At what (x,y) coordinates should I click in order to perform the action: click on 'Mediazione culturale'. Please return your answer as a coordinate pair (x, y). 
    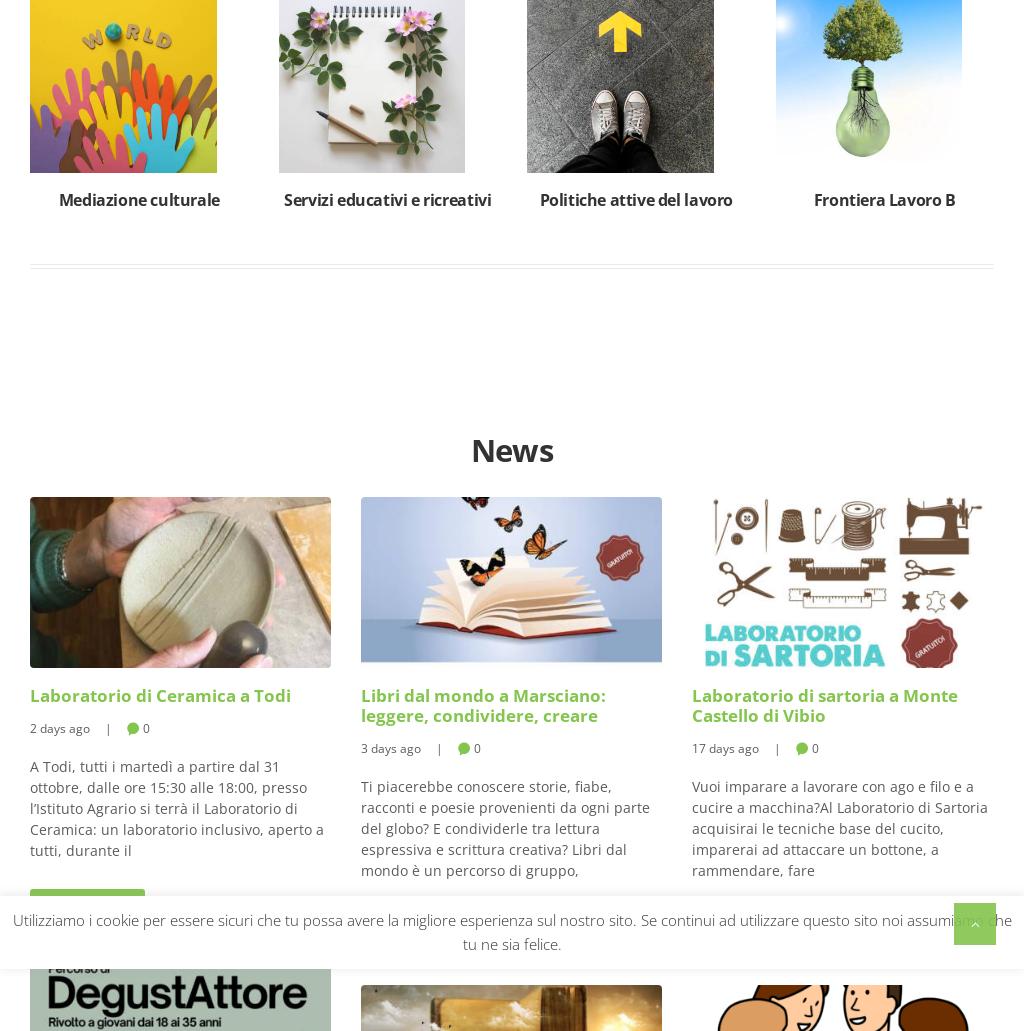
    Looking at the image, I should click on (137, 197).